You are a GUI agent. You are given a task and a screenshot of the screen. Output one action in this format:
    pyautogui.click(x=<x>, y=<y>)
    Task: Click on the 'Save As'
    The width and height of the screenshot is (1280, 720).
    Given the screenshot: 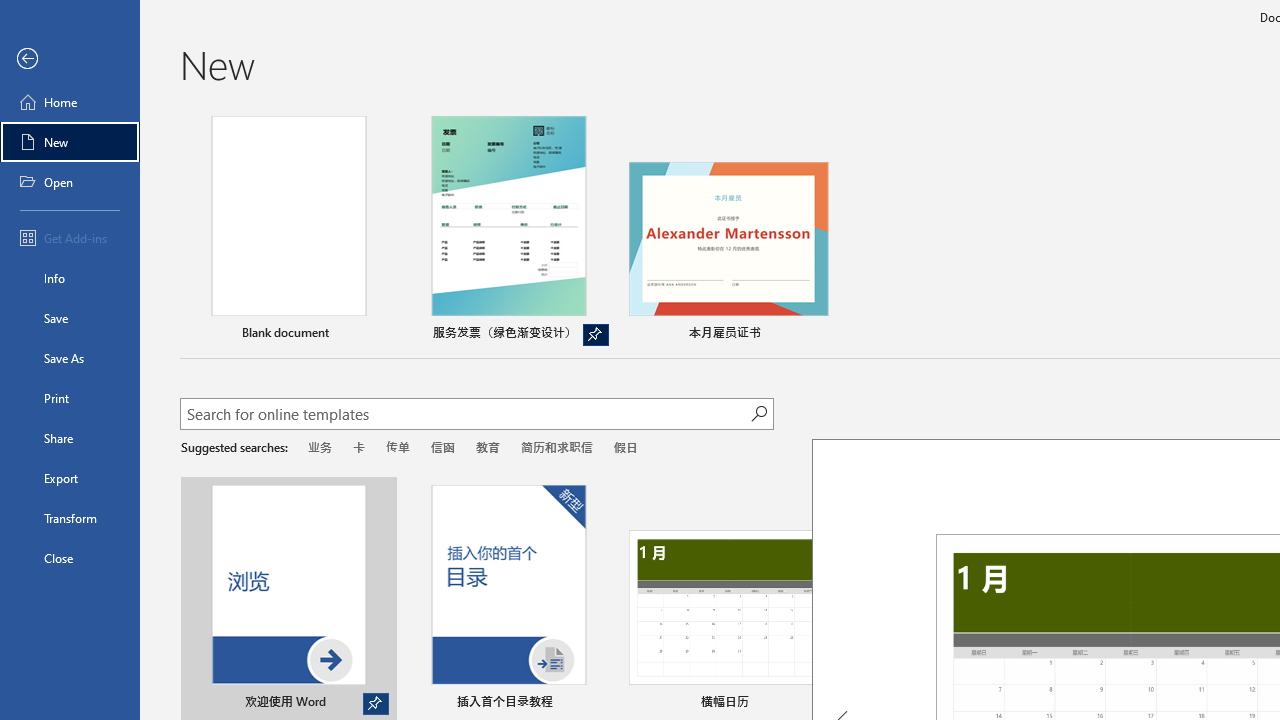 What is the action you would take?
    pyautogui.click(x=69, y=356)
    